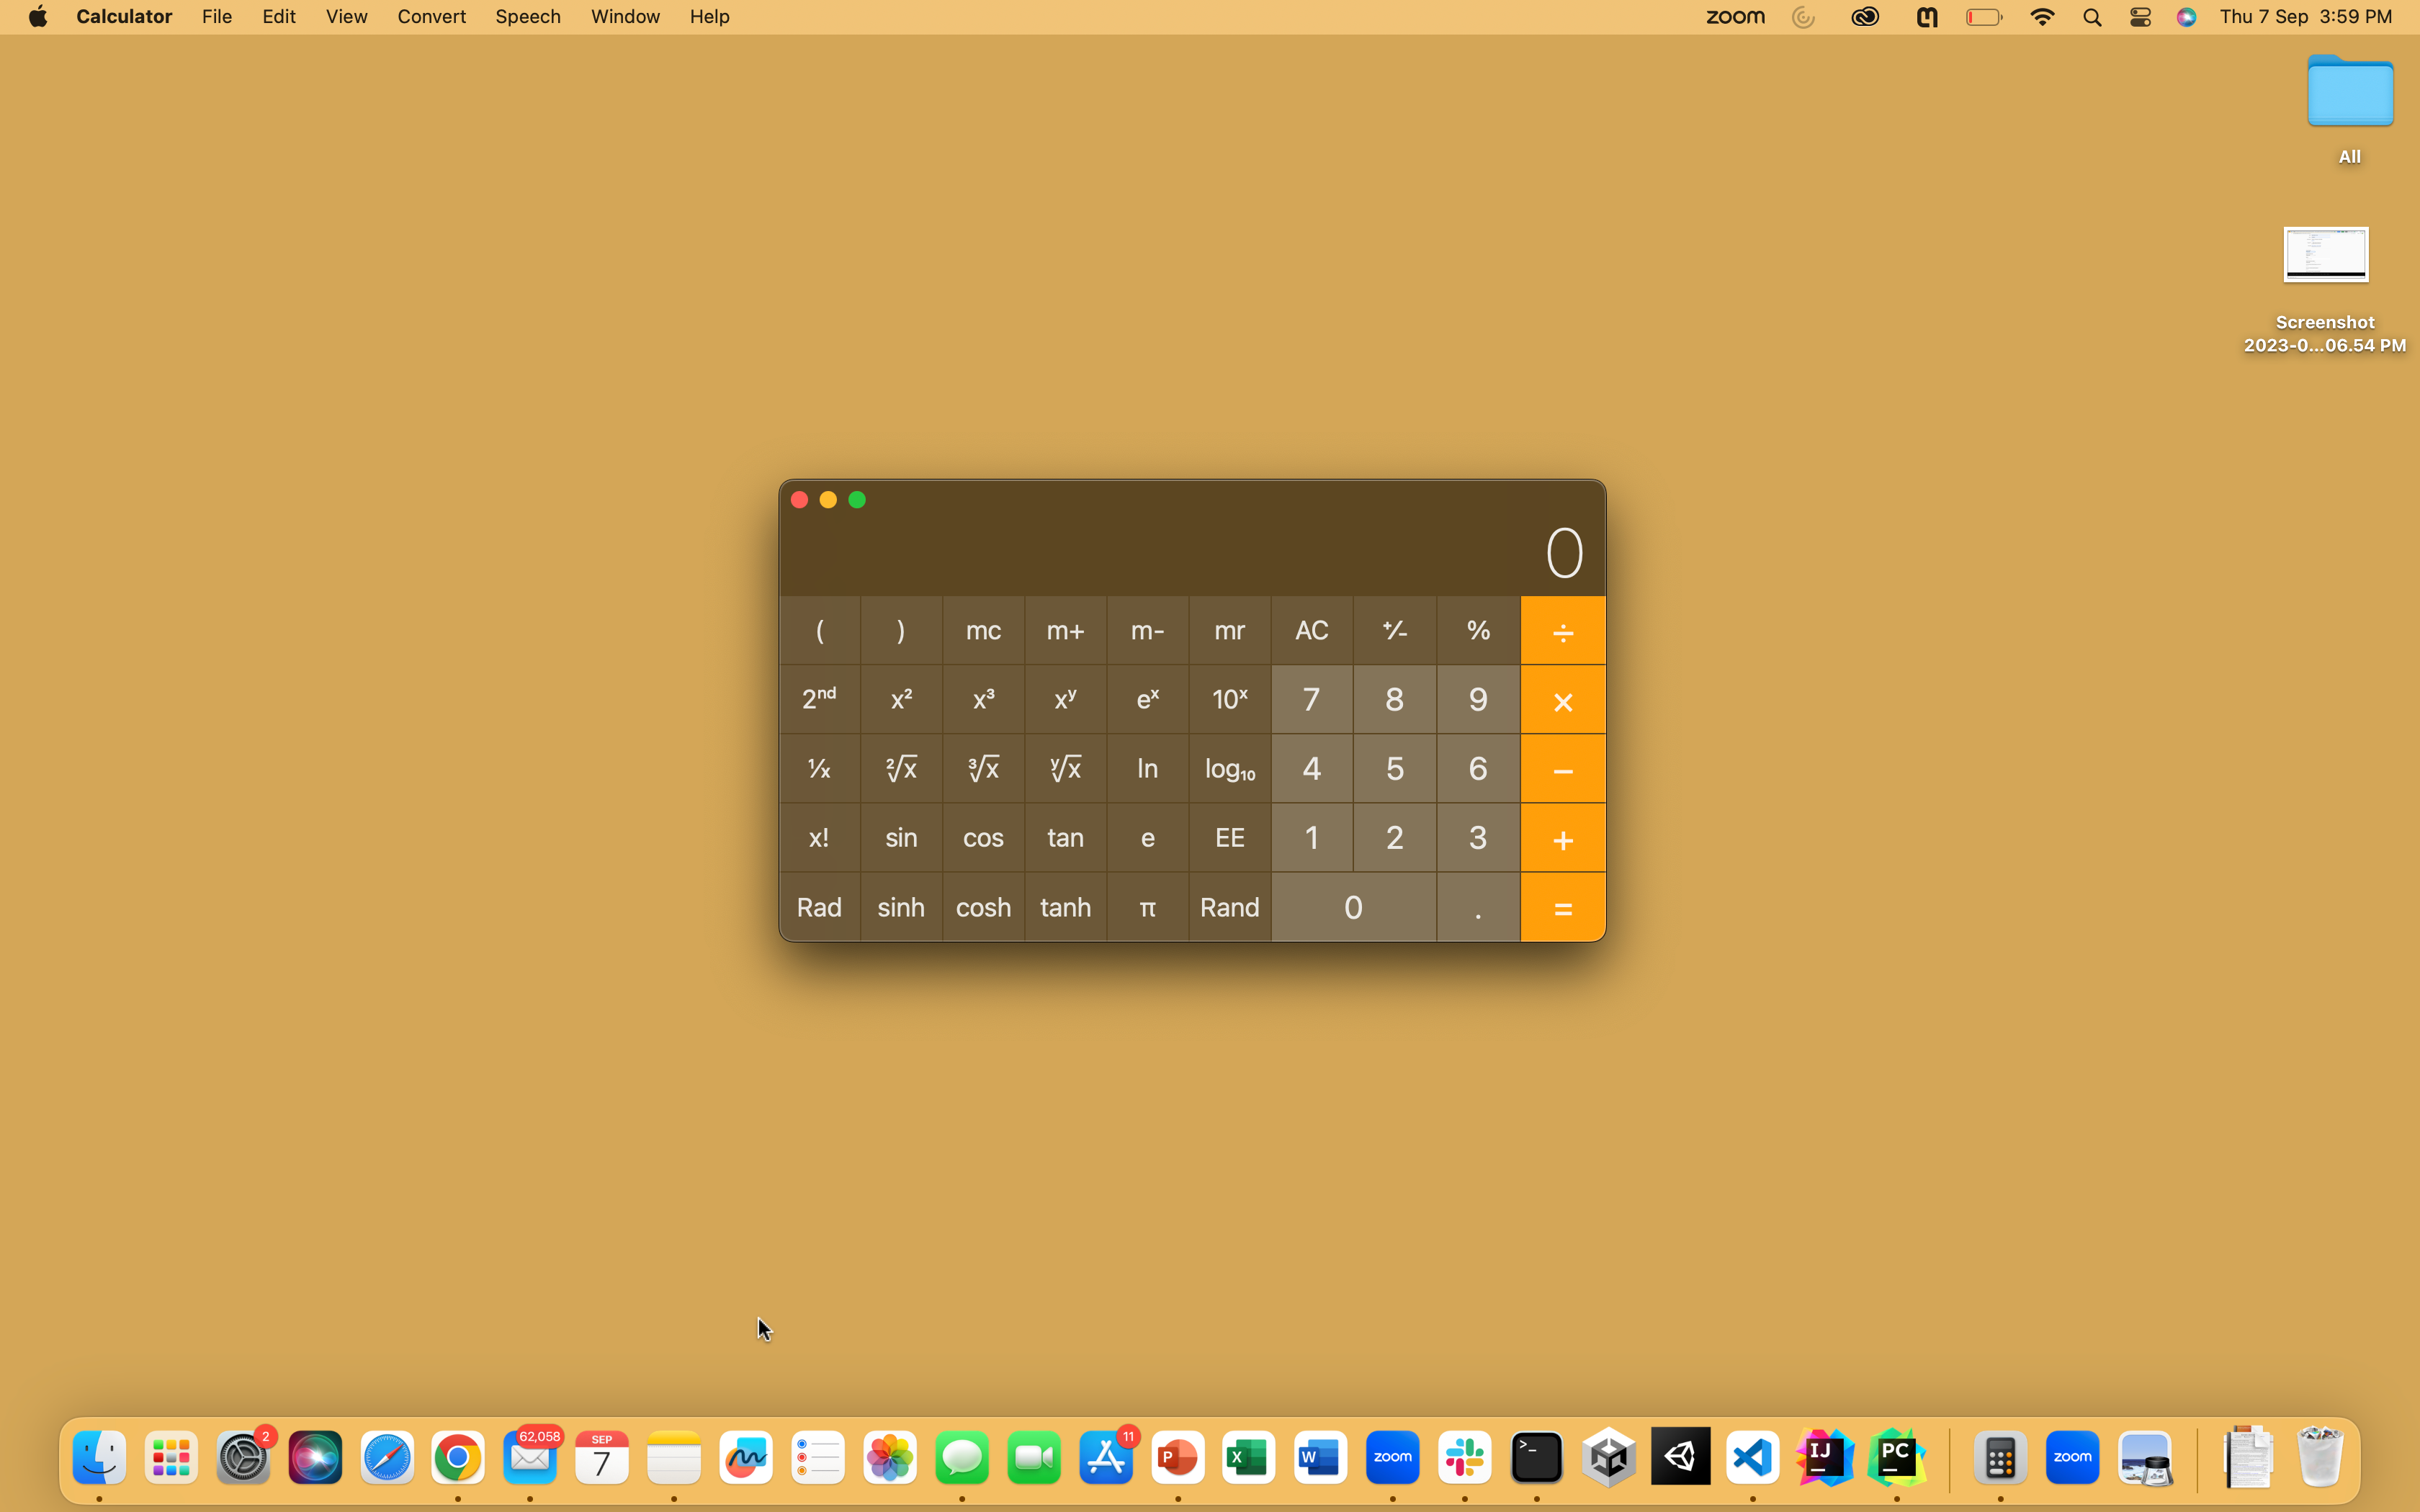 The height and width of the screenshot is (1512, 2420). Describe the element at coordinates (1394, 834) in the screenshot. I see `the cube root for the digit 27` at that location.